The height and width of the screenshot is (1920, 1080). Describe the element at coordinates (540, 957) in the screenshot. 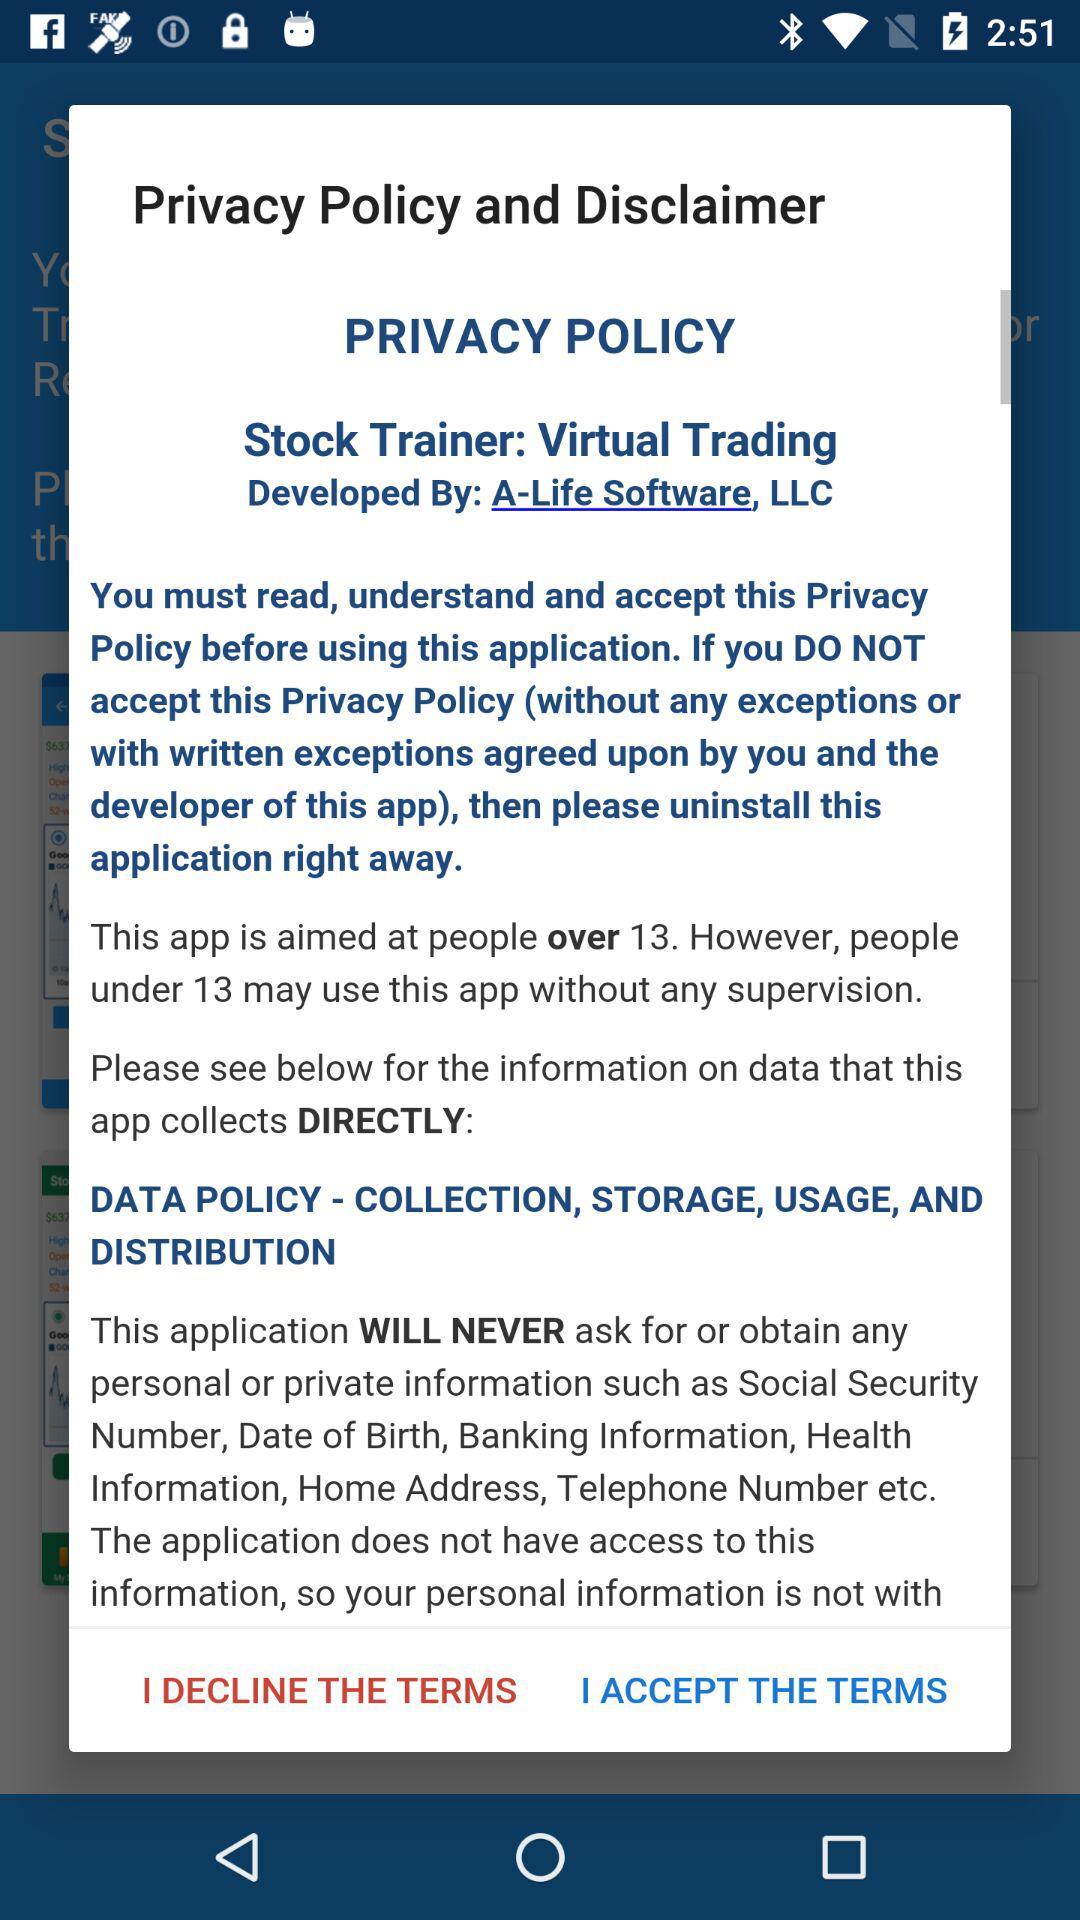

I see `click the description` at that location.